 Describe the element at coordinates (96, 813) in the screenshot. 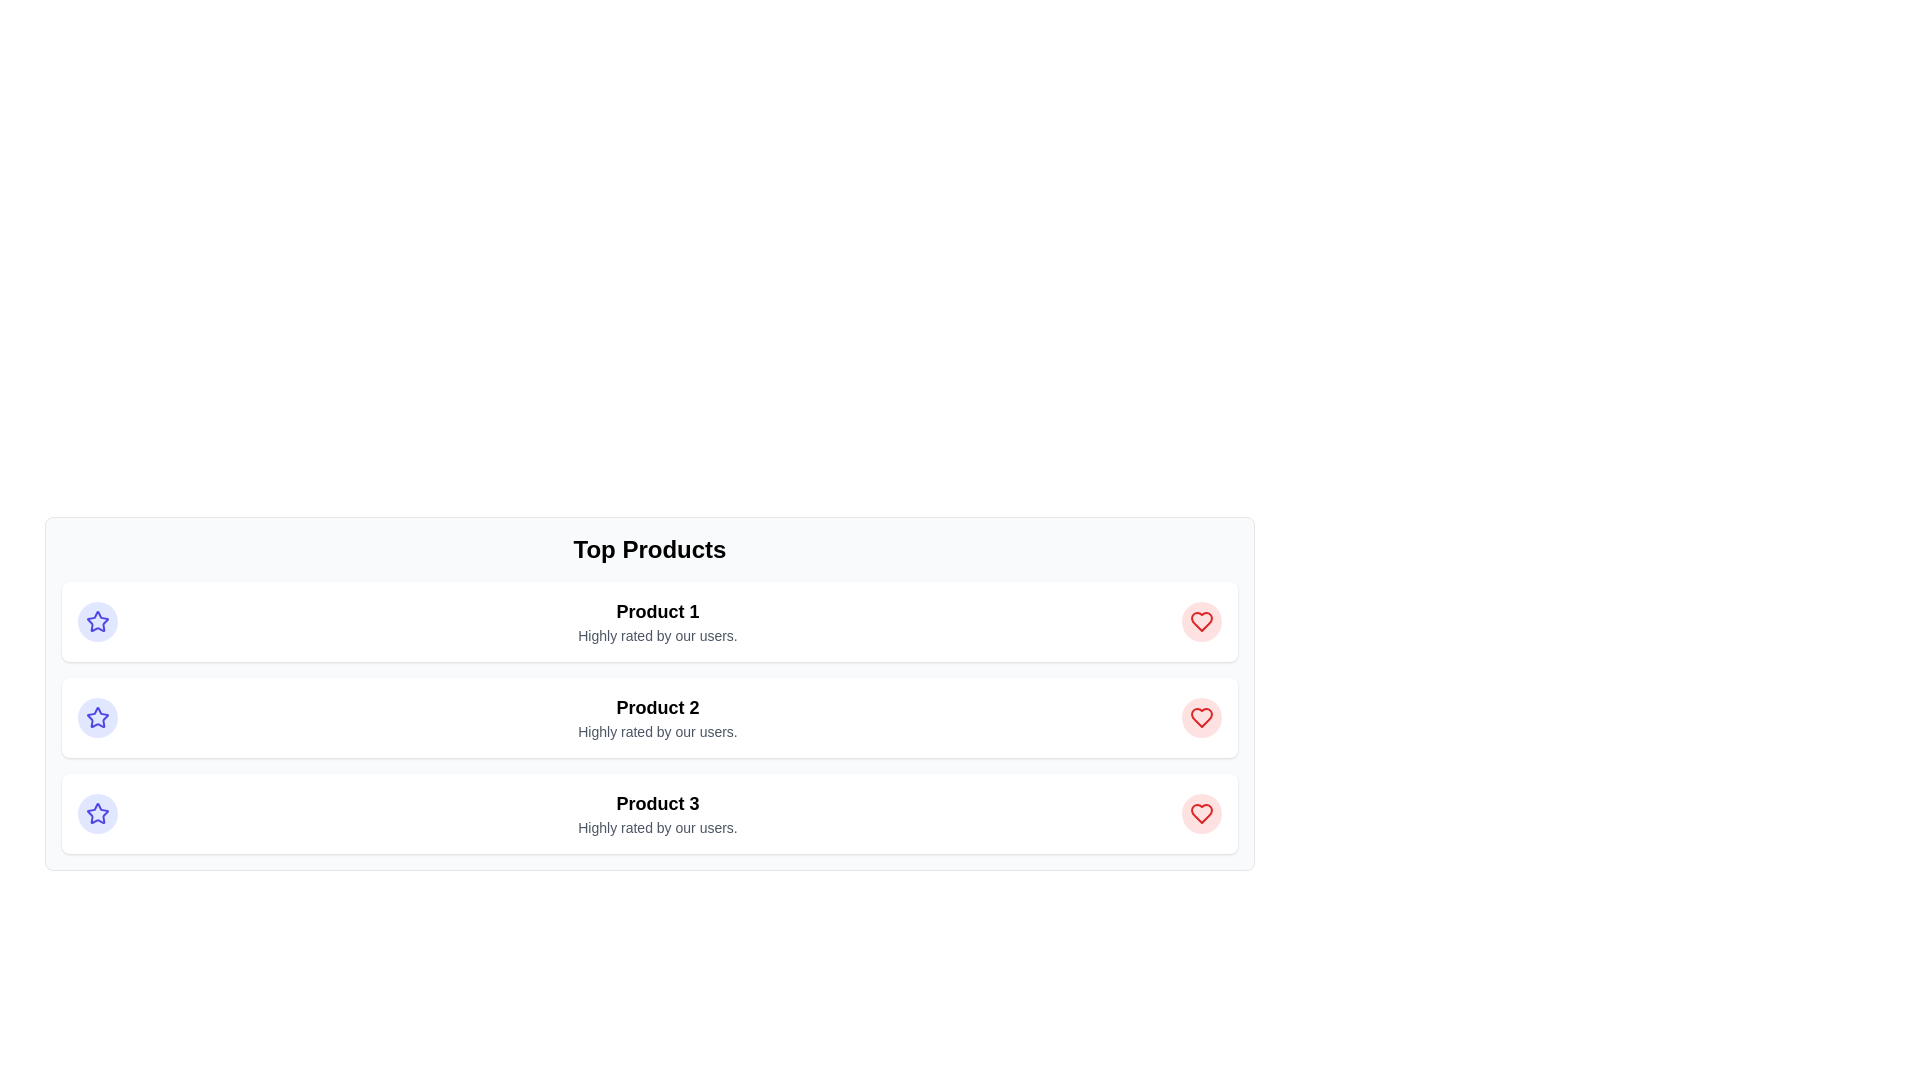

I see `the 'favorite' or 'rating' icon located at the leftmost side of the third row in the 'Top Products' listing` at that location.